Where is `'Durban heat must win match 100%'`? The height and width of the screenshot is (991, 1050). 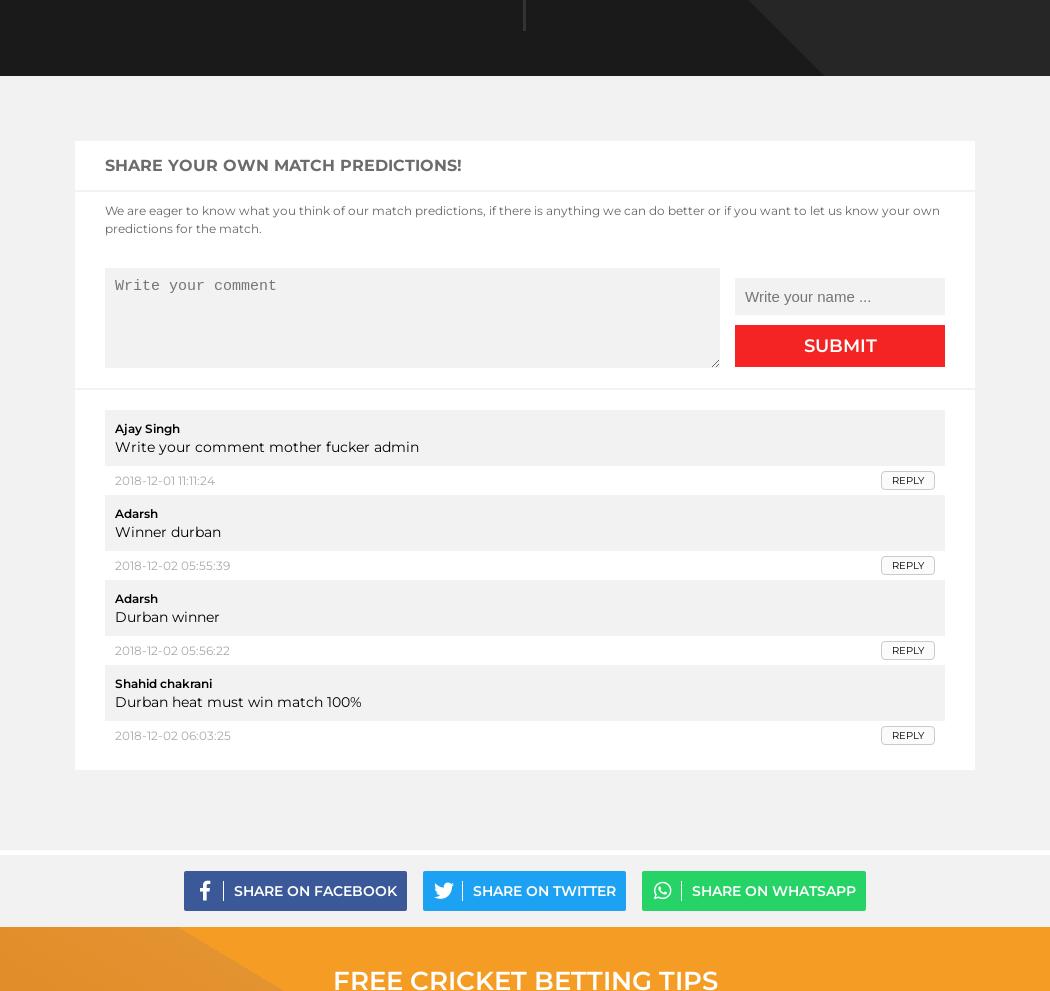 'Durban heat must win match 100%' is located at coordinates (238, 702).